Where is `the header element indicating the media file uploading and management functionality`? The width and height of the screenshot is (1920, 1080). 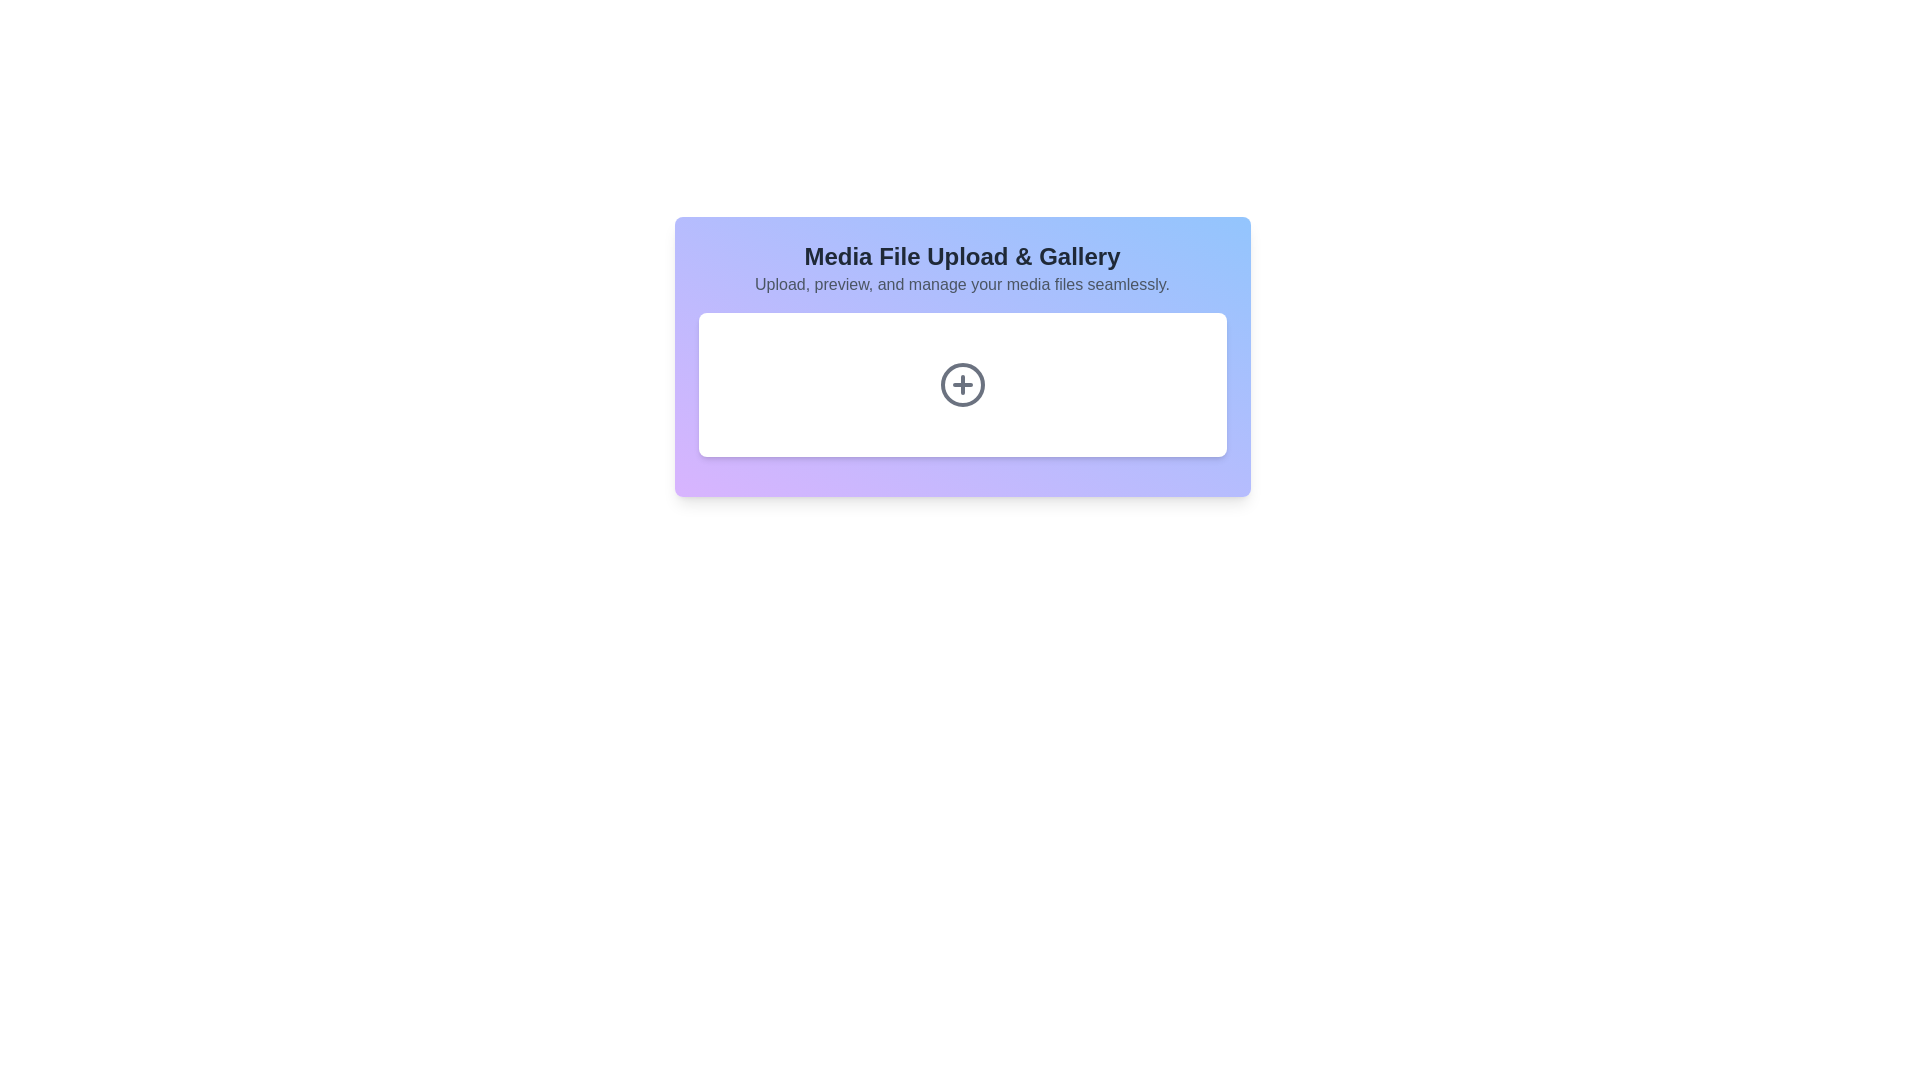 the header element indicating the media file uploading and management functionality is located at coordinates (962, 256).